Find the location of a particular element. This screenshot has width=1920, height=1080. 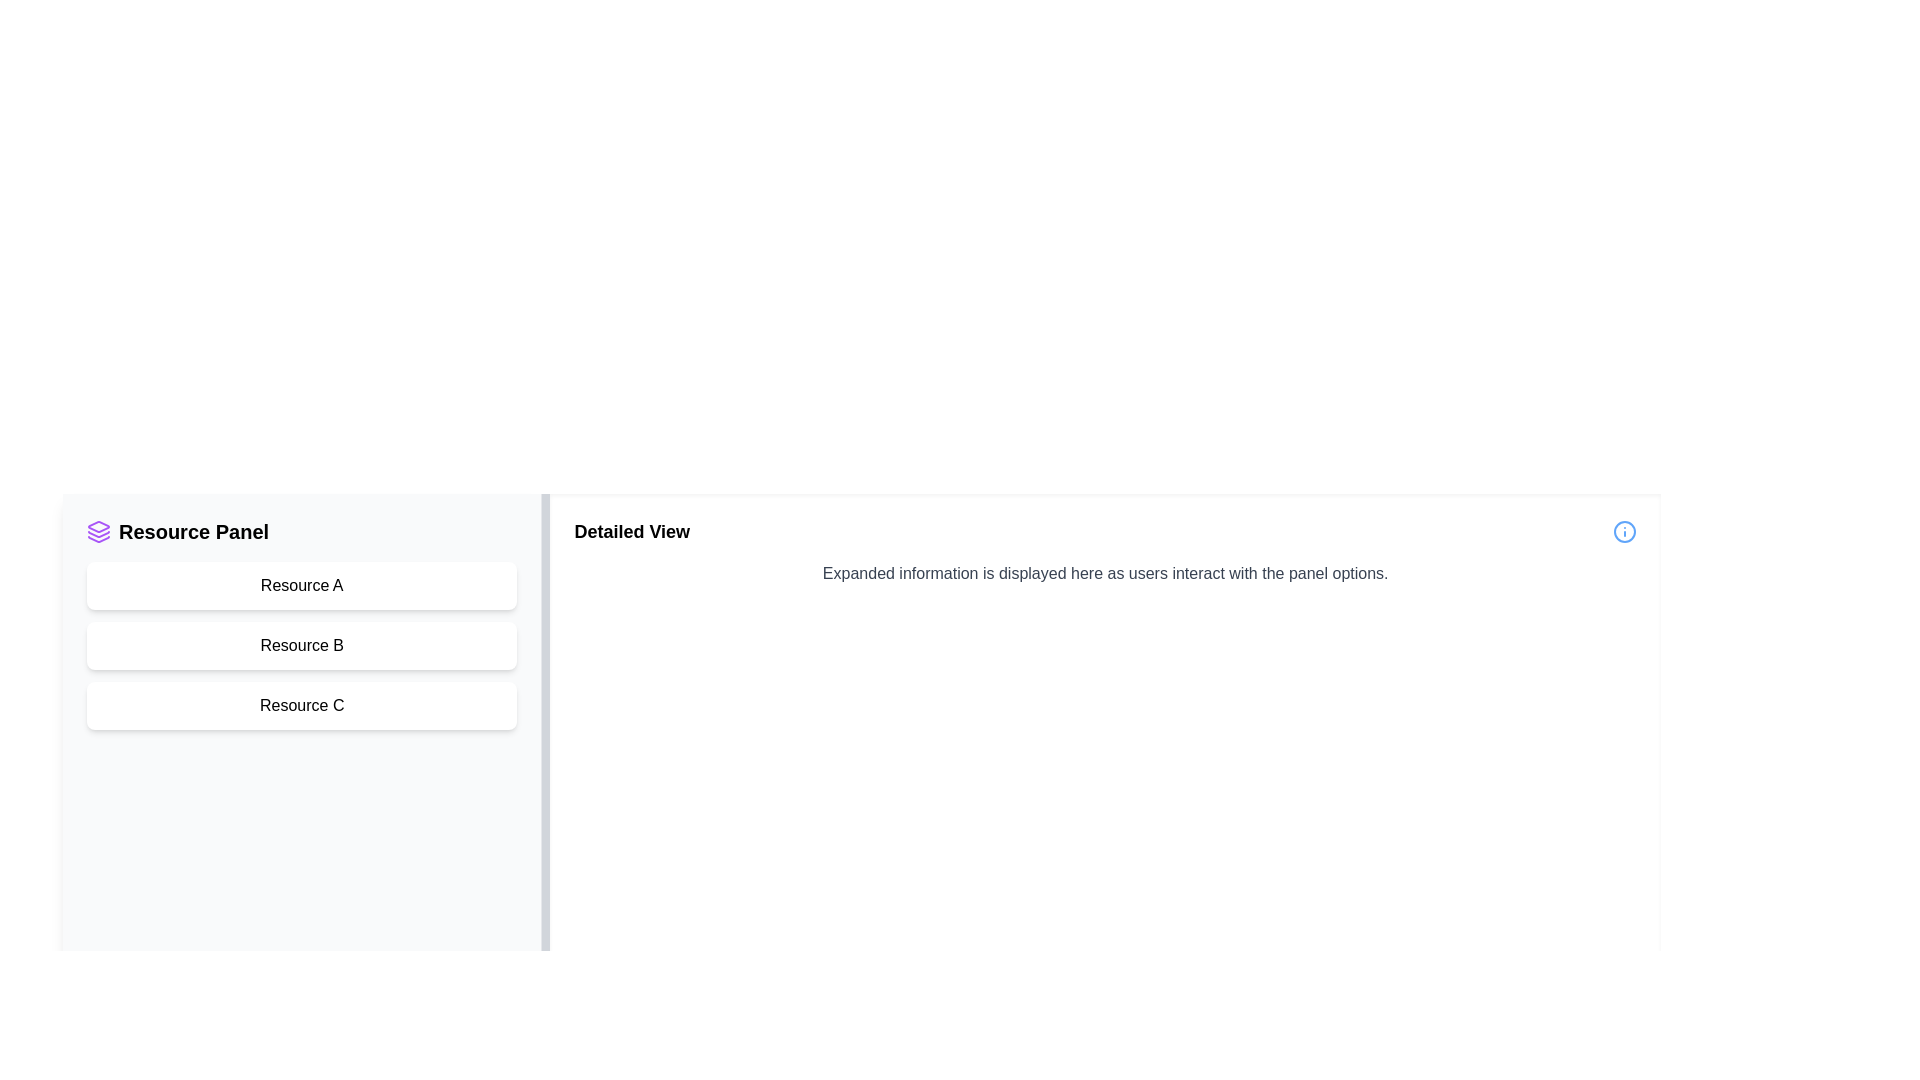

the purple SVG icon located at the leftmost side of the header labeled 'Resource Panel' is located at coordinates (98, 531).